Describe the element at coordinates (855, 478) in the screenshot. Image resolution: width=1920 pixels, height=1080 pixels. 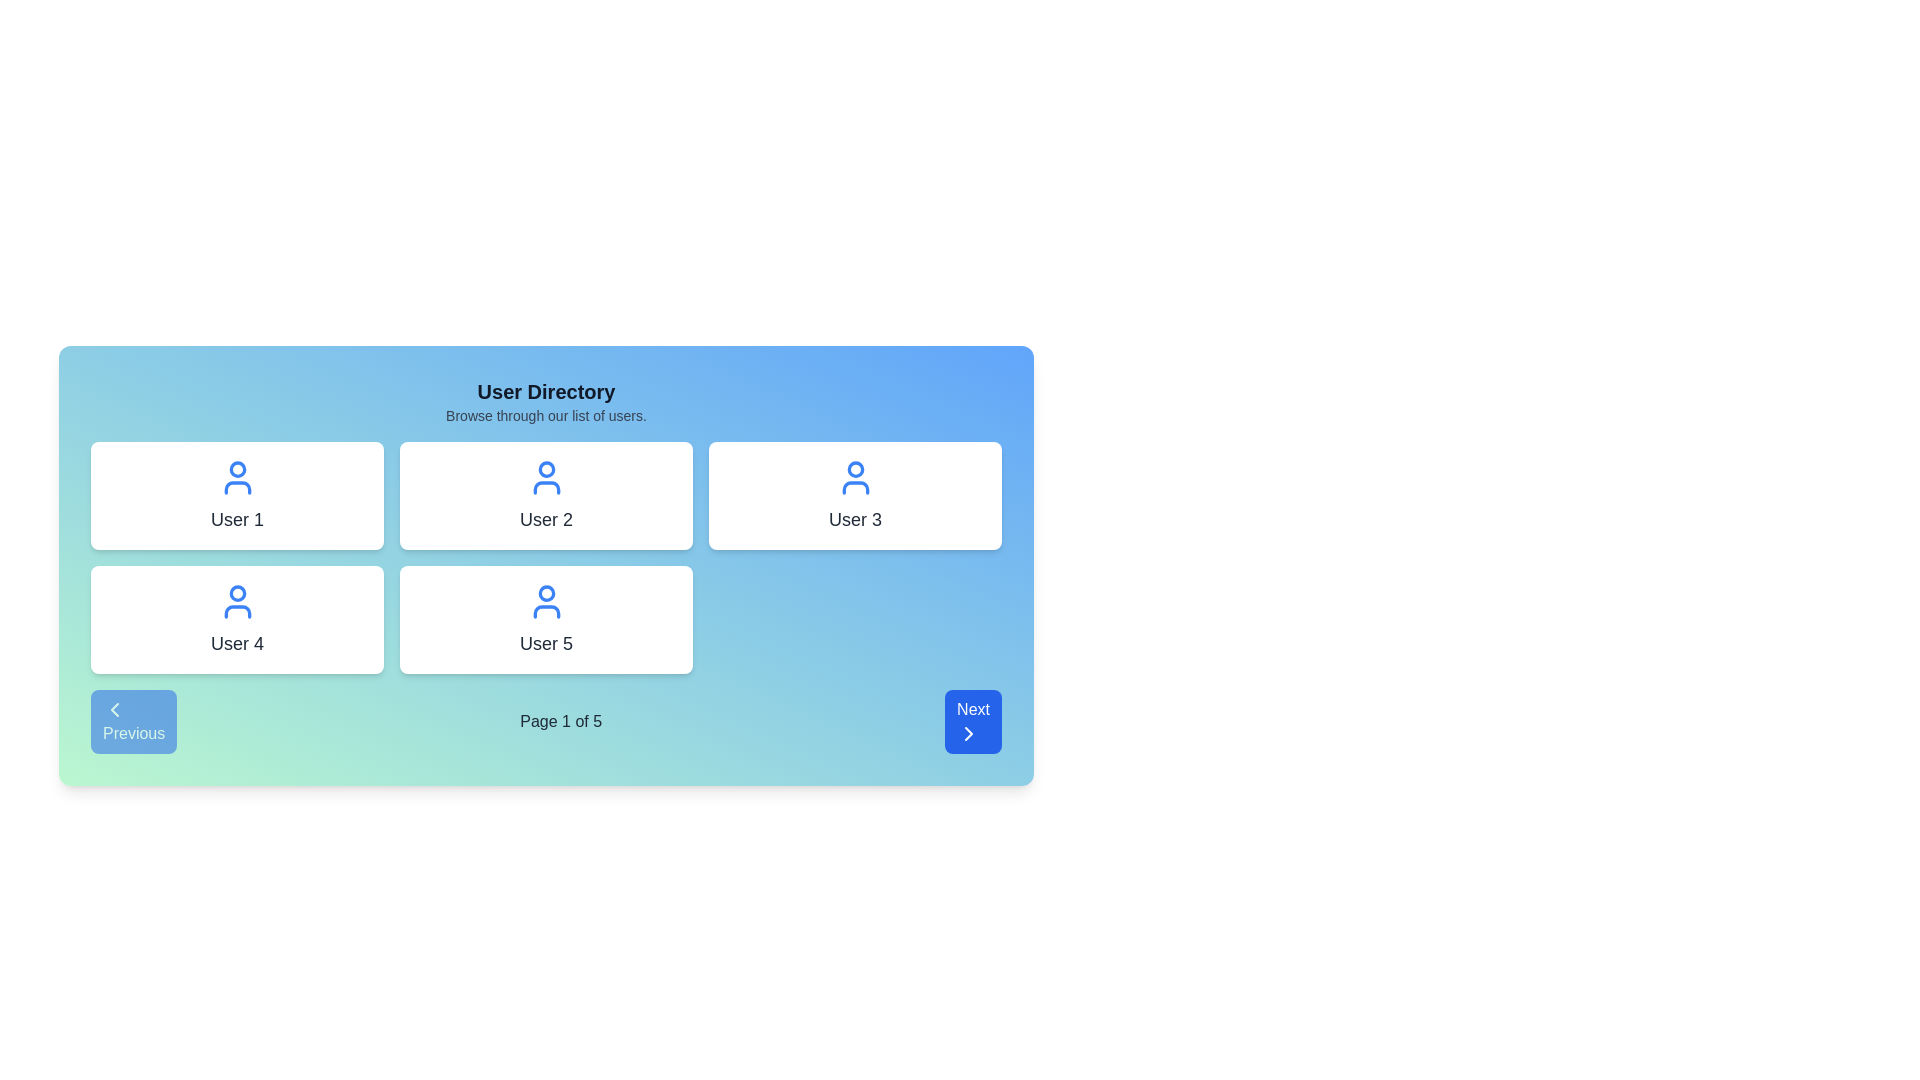
I see `the 'User 3' profile icon located in the center of the user card in the top-right section of the grid` at that location.